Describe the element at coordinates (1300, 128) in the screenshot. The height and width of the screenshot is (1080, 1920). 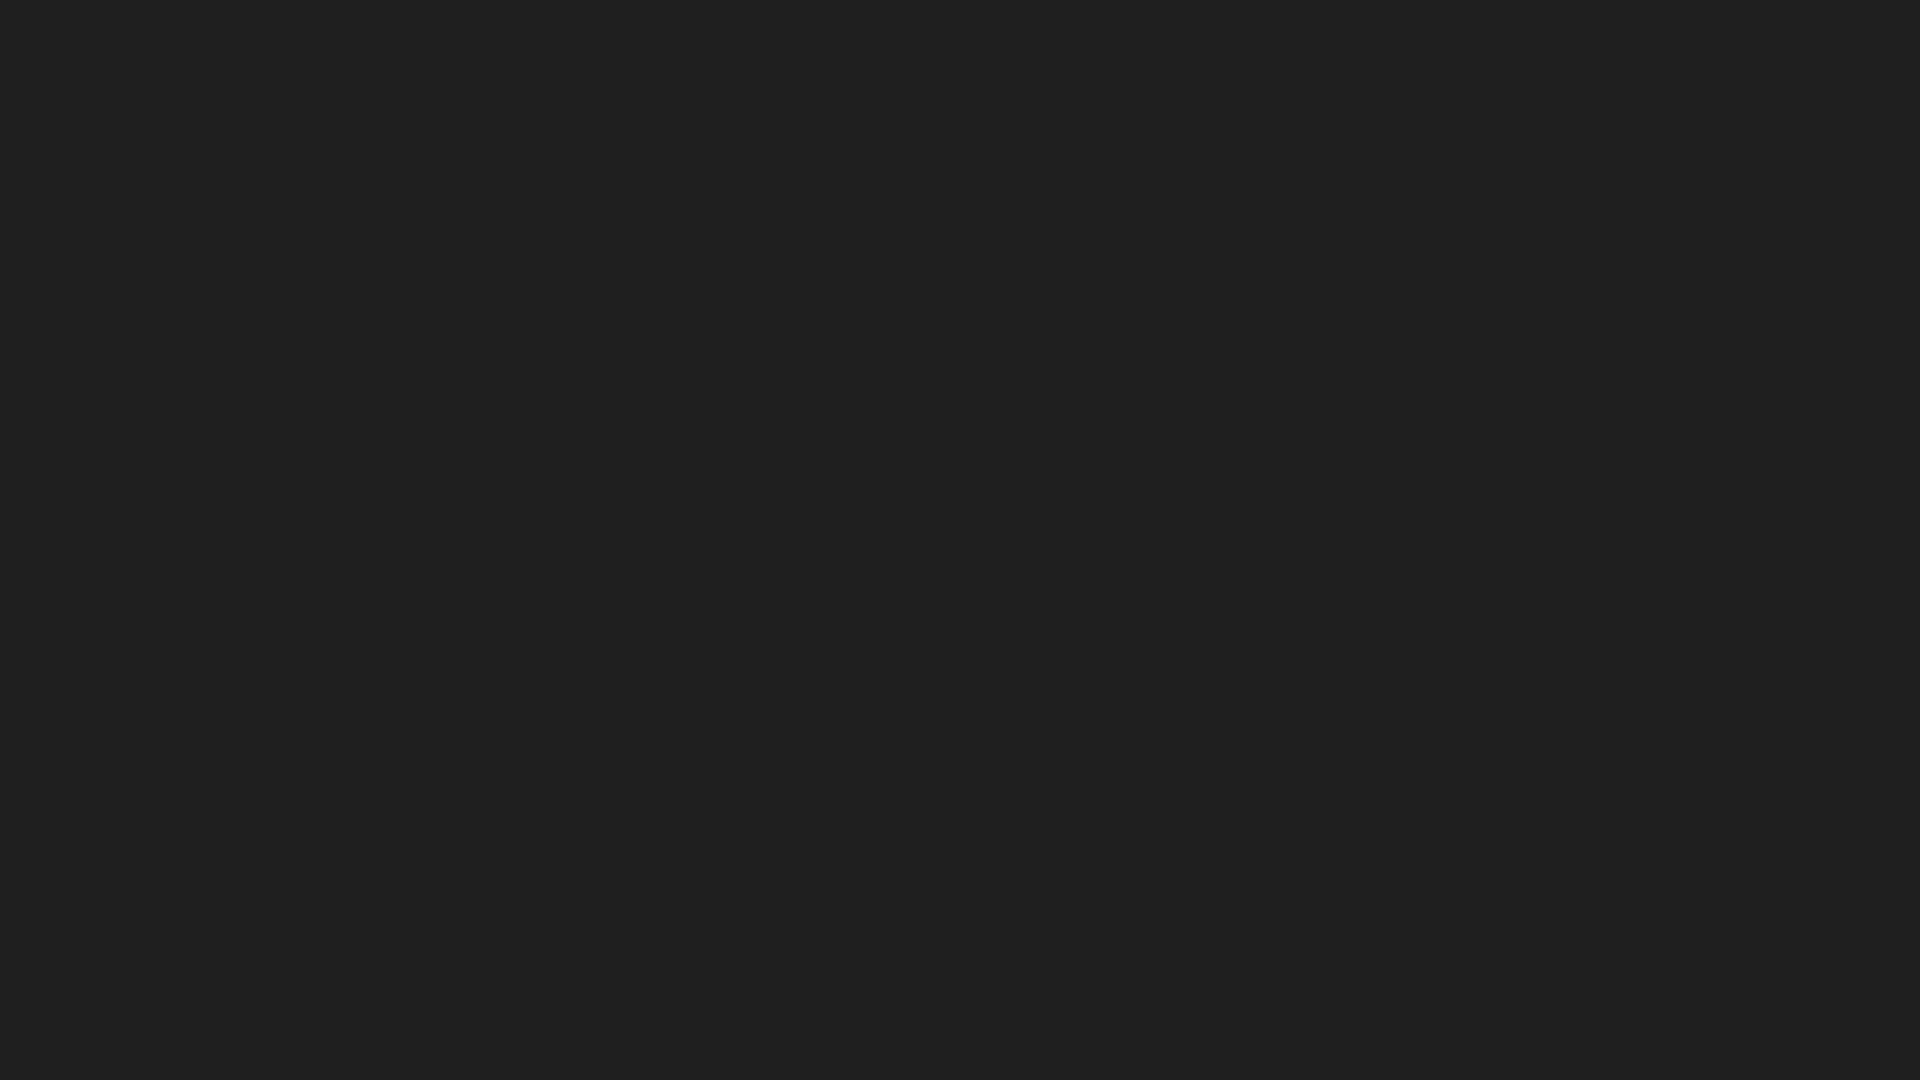
I see `Share` at that location.